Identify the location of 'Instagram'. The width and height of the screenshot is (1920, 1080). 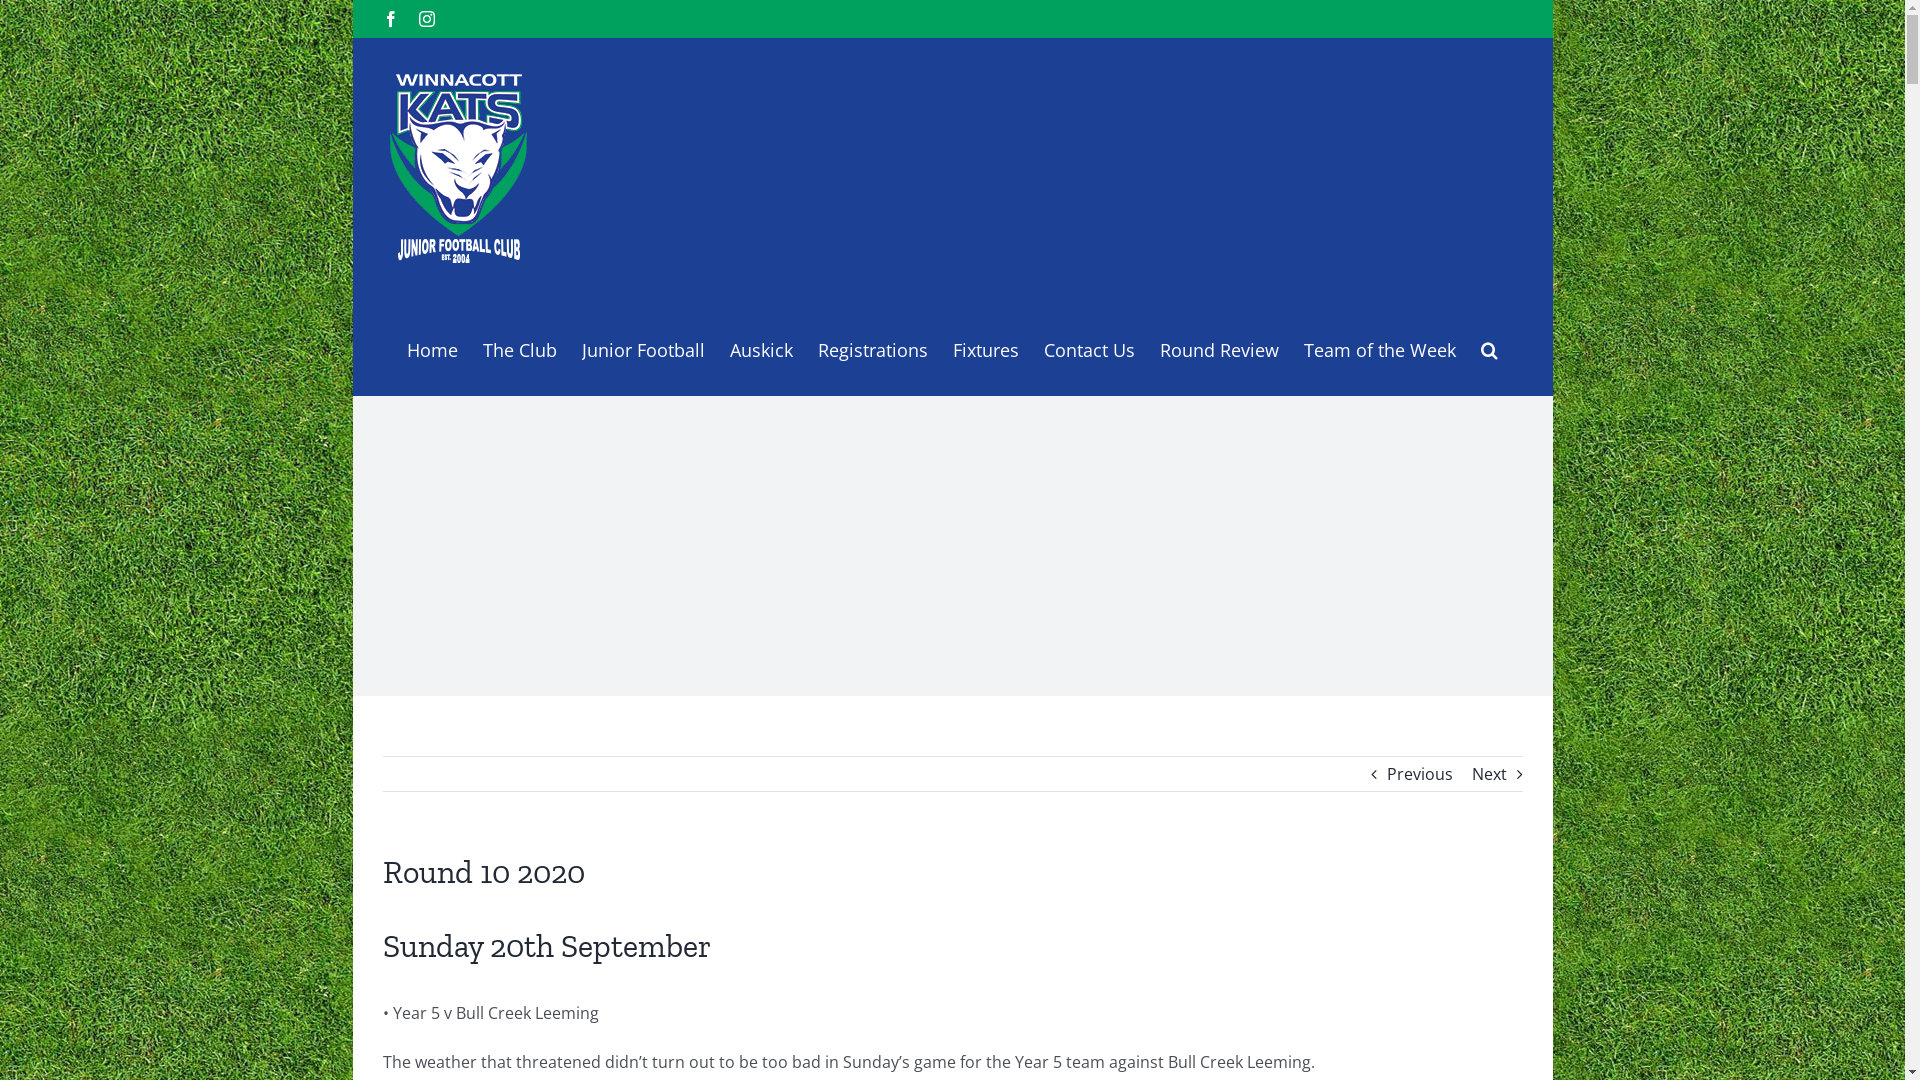
(425, 19).